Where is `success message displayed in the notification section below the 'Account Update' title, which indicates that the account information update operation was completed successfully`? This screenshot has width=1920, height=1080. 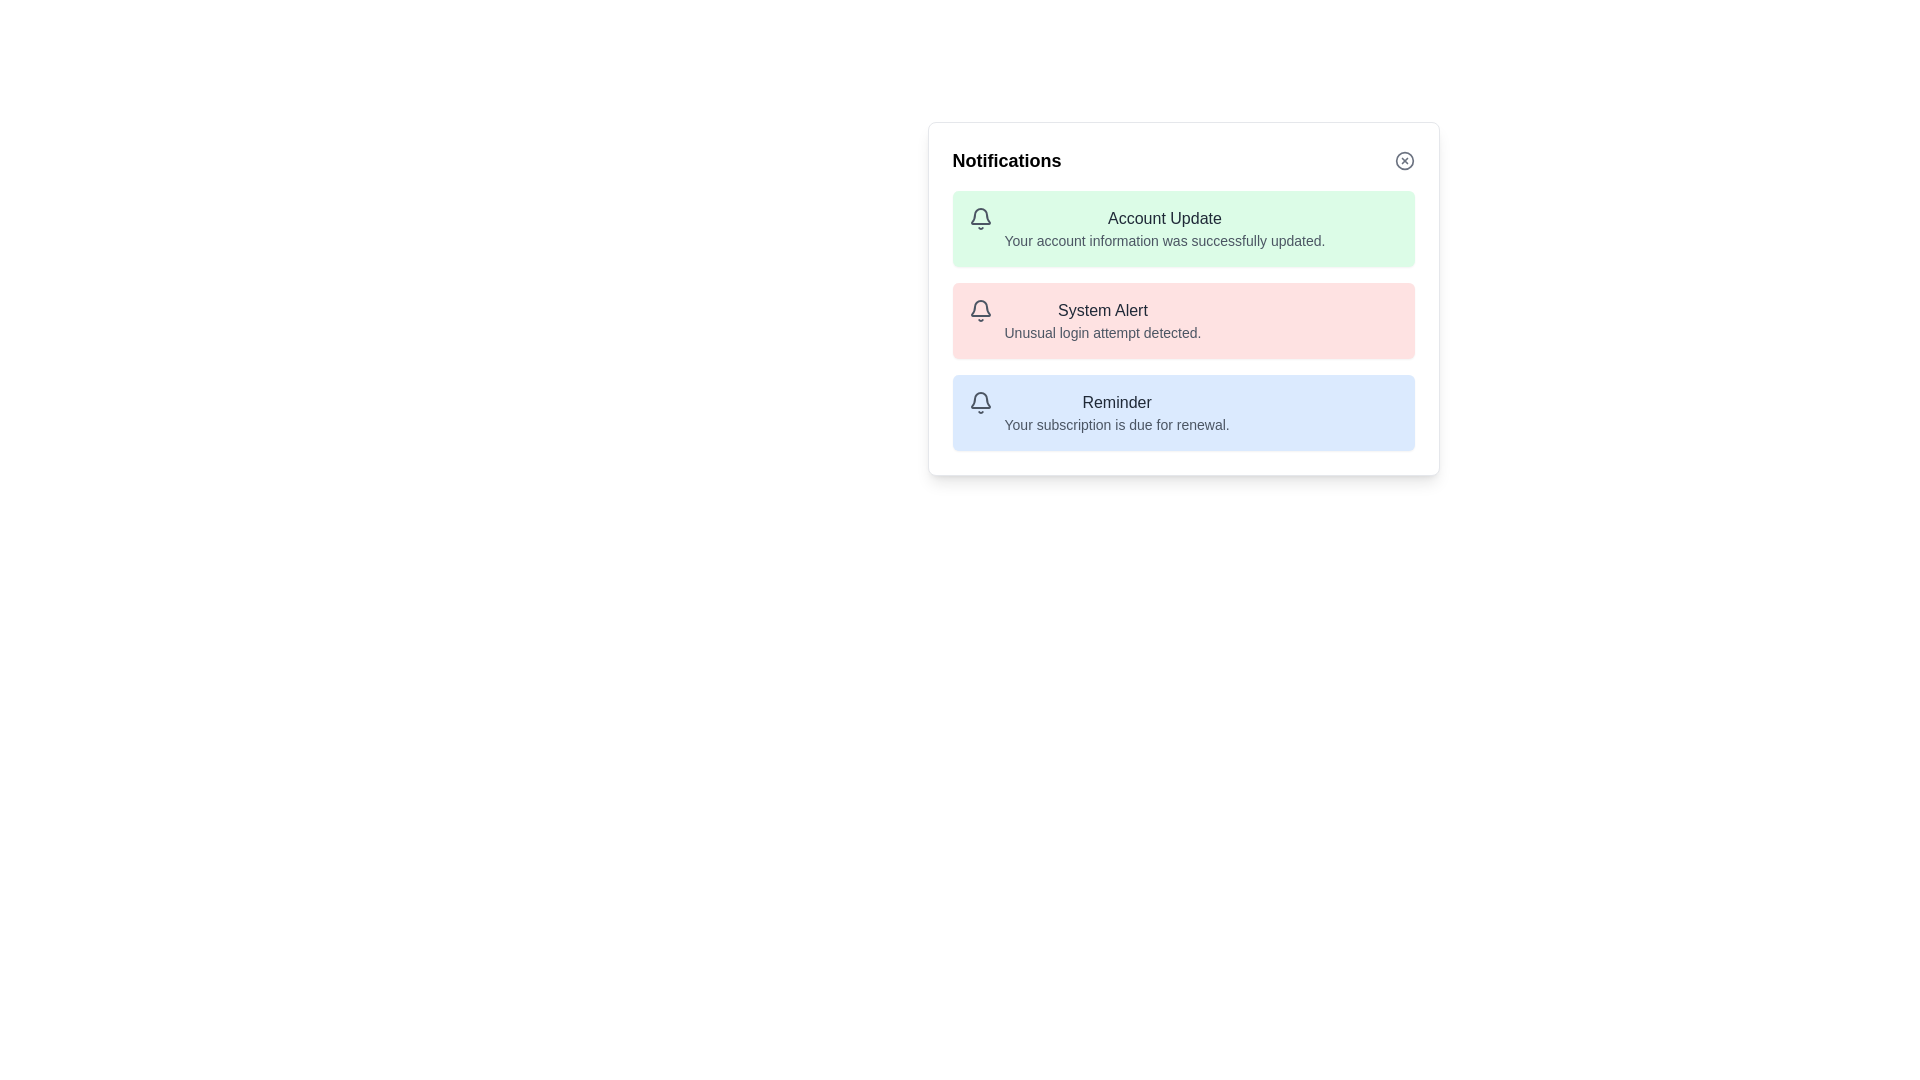
success message displayed in the notification section below the 'Account Update' title, which indicates that the account information update operation was completed successfully is located at coordinates (1164, 239).